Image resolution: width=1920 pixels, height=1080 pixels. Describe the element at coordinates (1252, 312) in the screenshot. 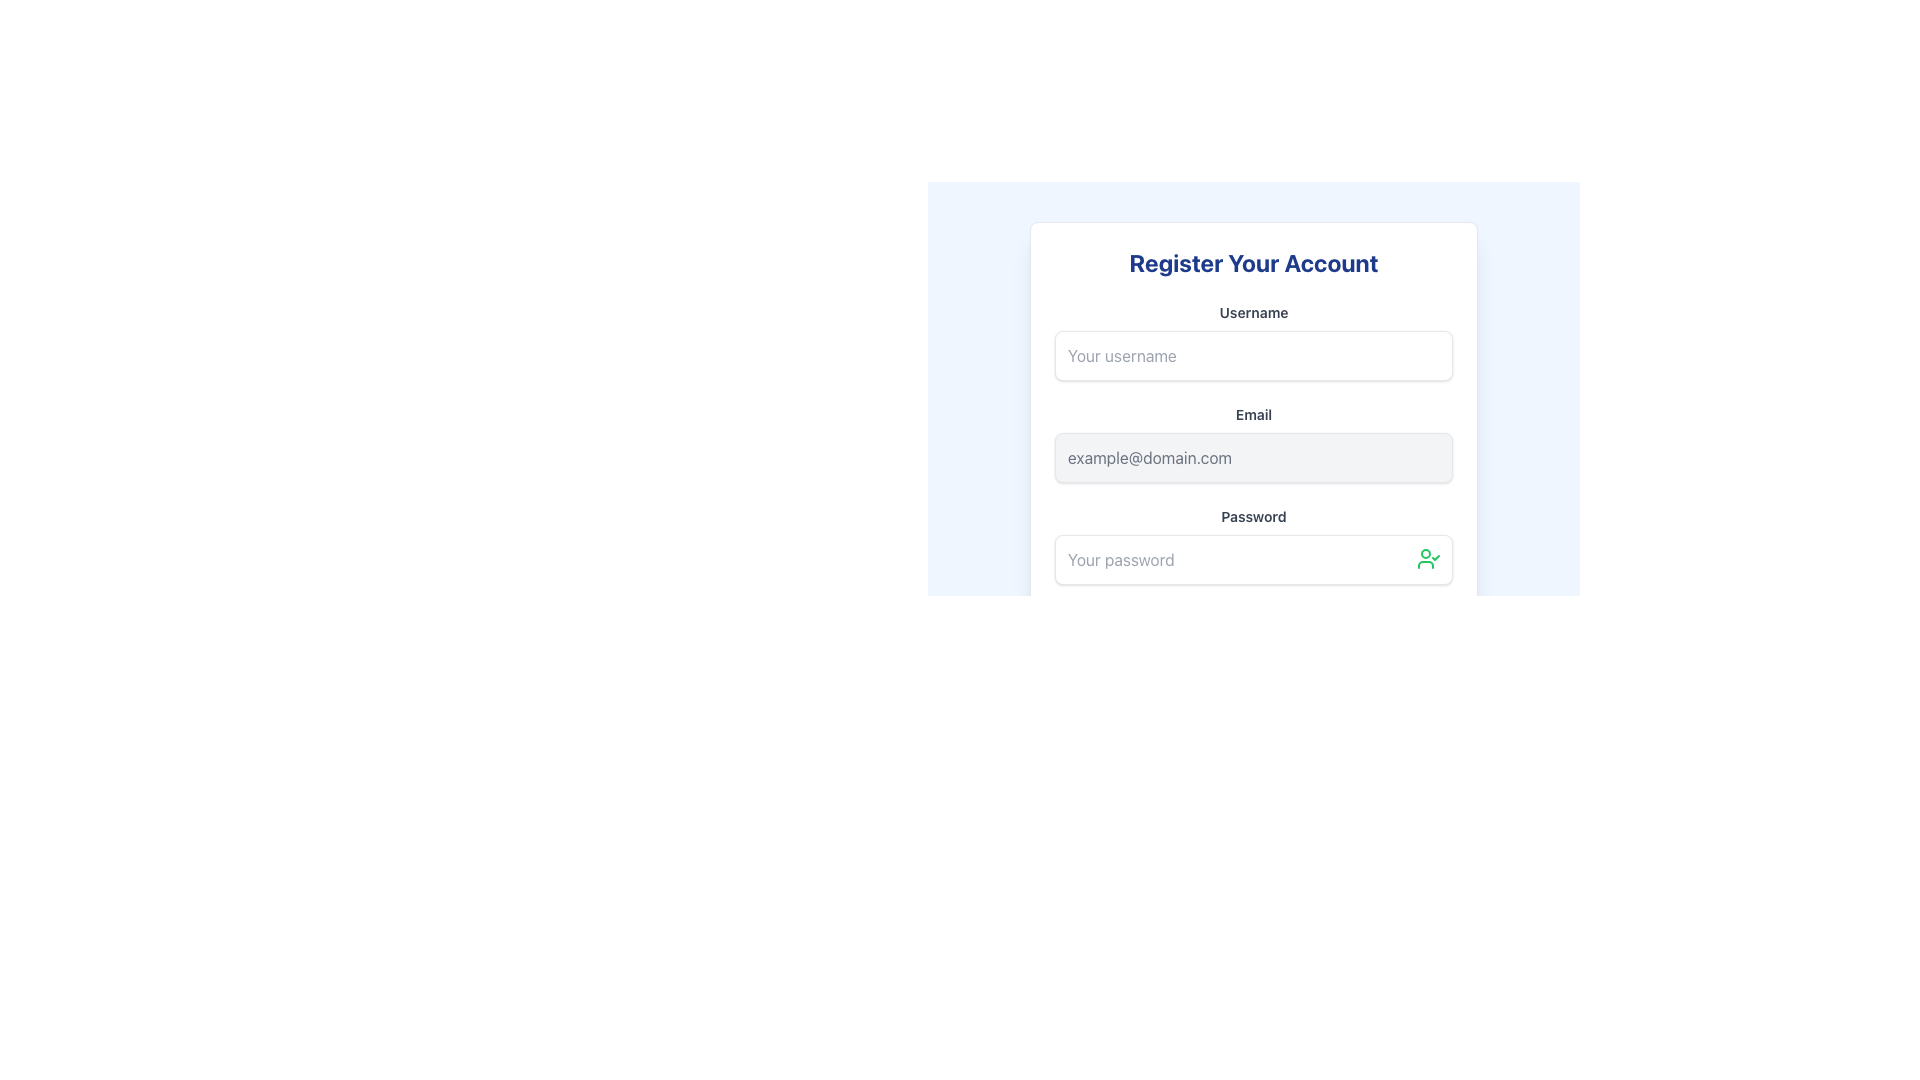

I see `the text label displaying 'Username' in a bold font, which is located above the text input field with placeholder 'Your username'` at that location.